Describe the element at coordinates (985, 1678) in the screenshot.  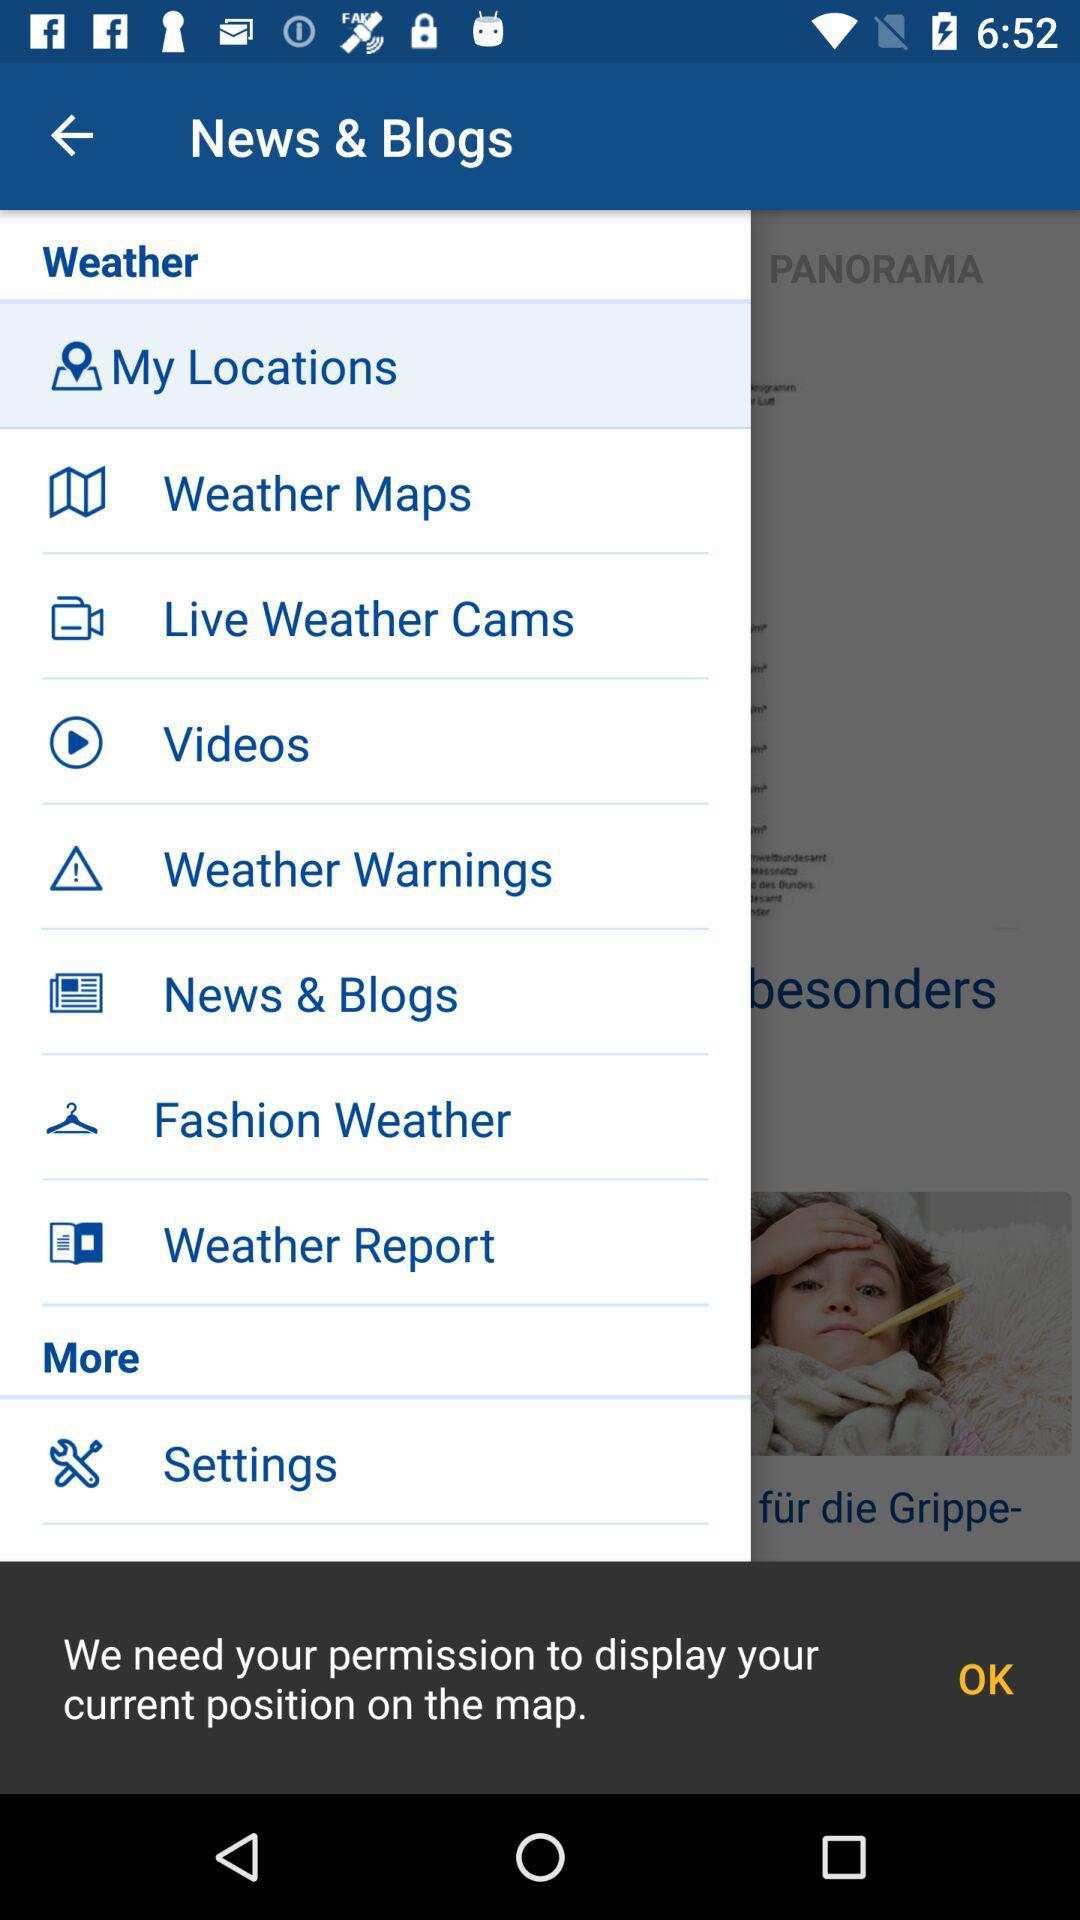
I see `ok` at that location.